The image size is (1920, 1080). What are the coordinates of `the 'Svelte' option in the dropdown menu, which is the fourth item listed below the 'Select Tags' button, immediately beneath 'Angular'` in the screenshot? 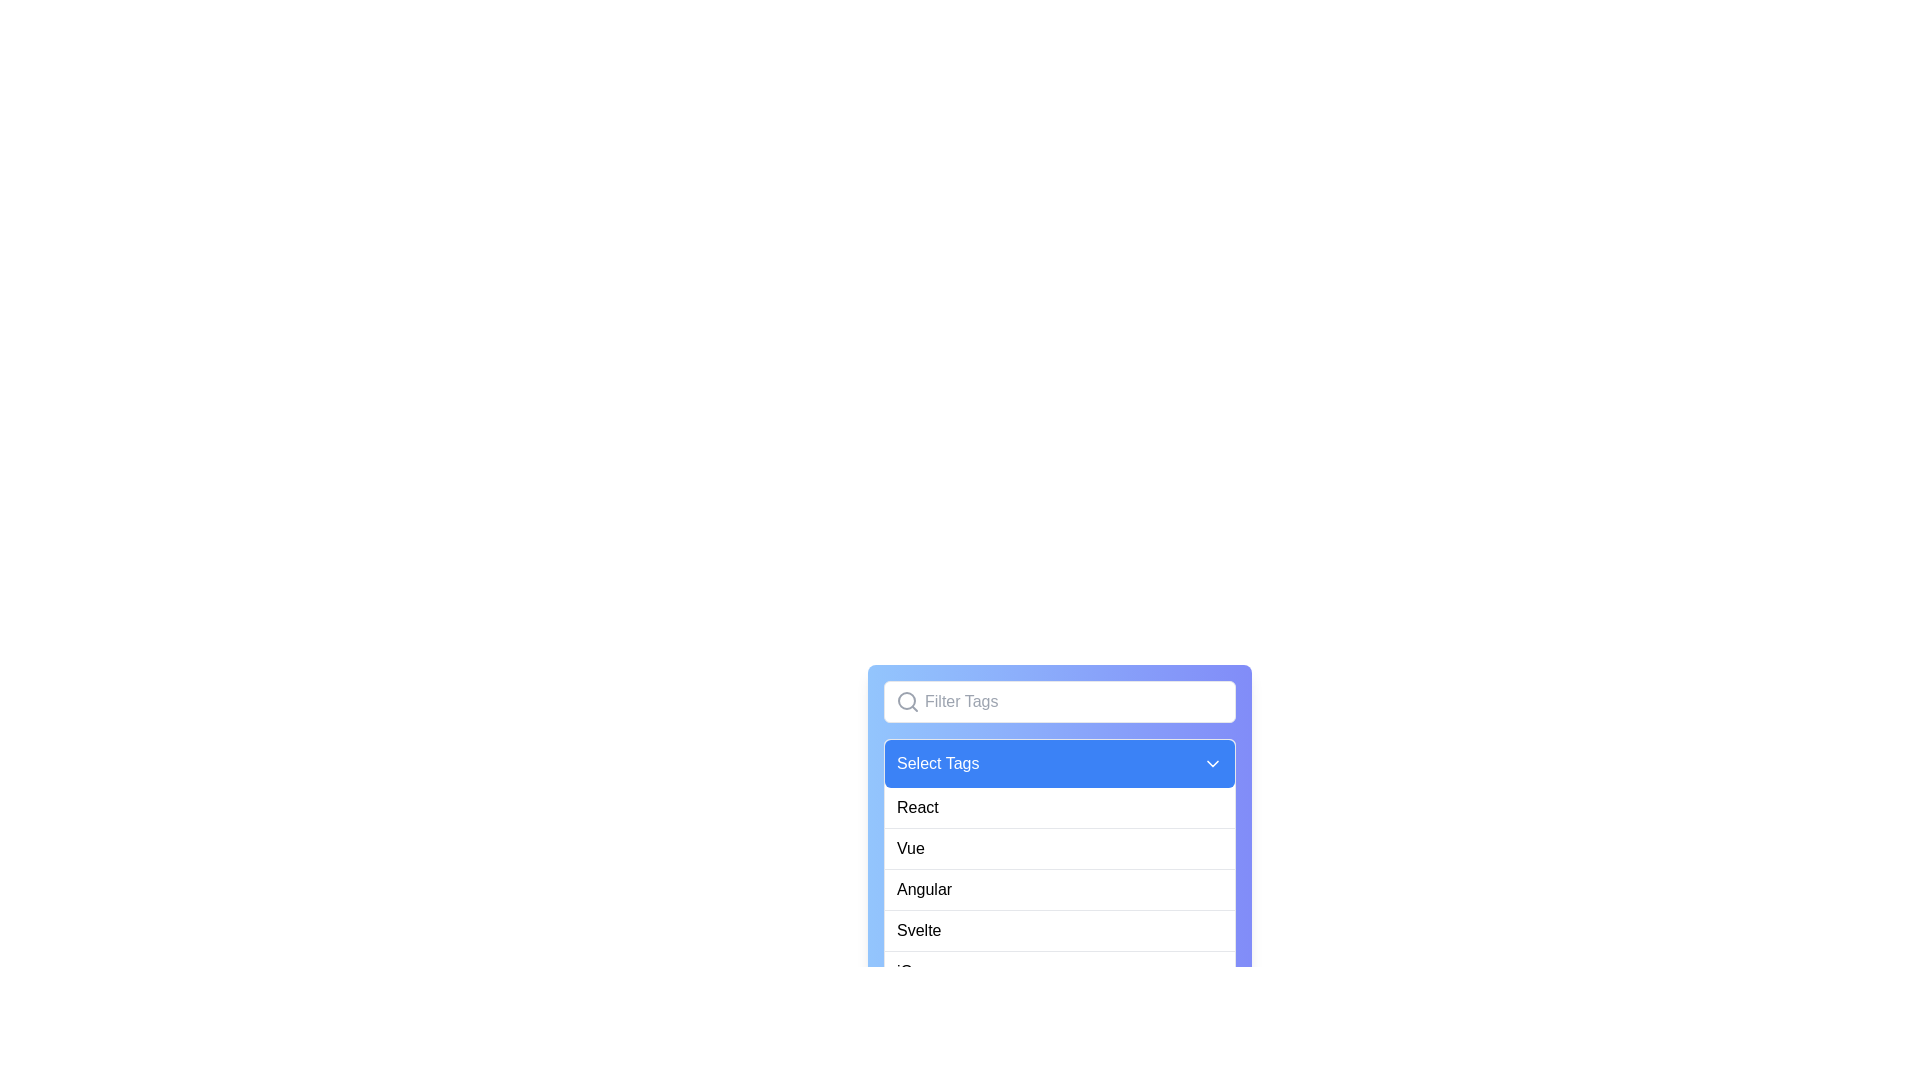 It's located at (1059, 910).